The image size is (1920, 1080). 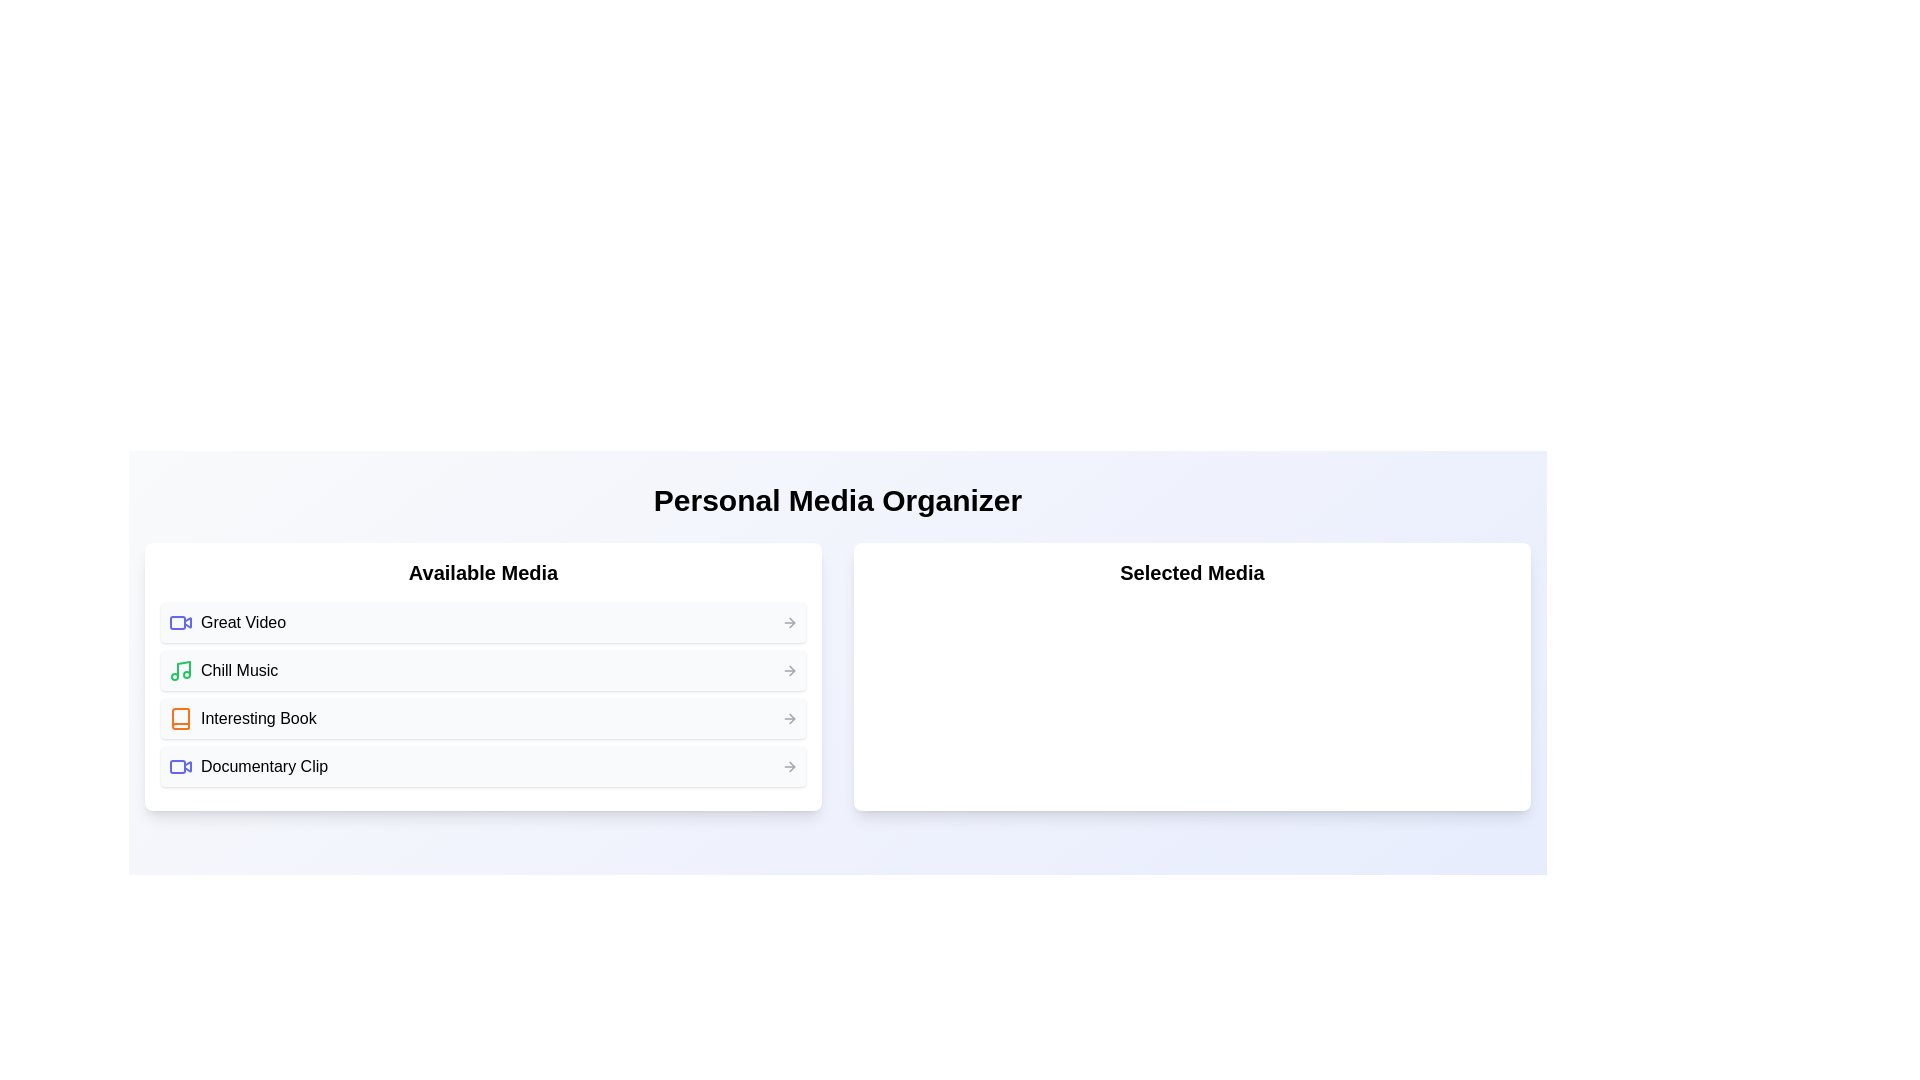 What do you see at coordinates (187, 620) in the screenshot?
I see `the play button icon, which is a triangular icon representing media playback in the 'Available Media' section for the item labeled 'Great Video'` at bounding box center [187, 620].